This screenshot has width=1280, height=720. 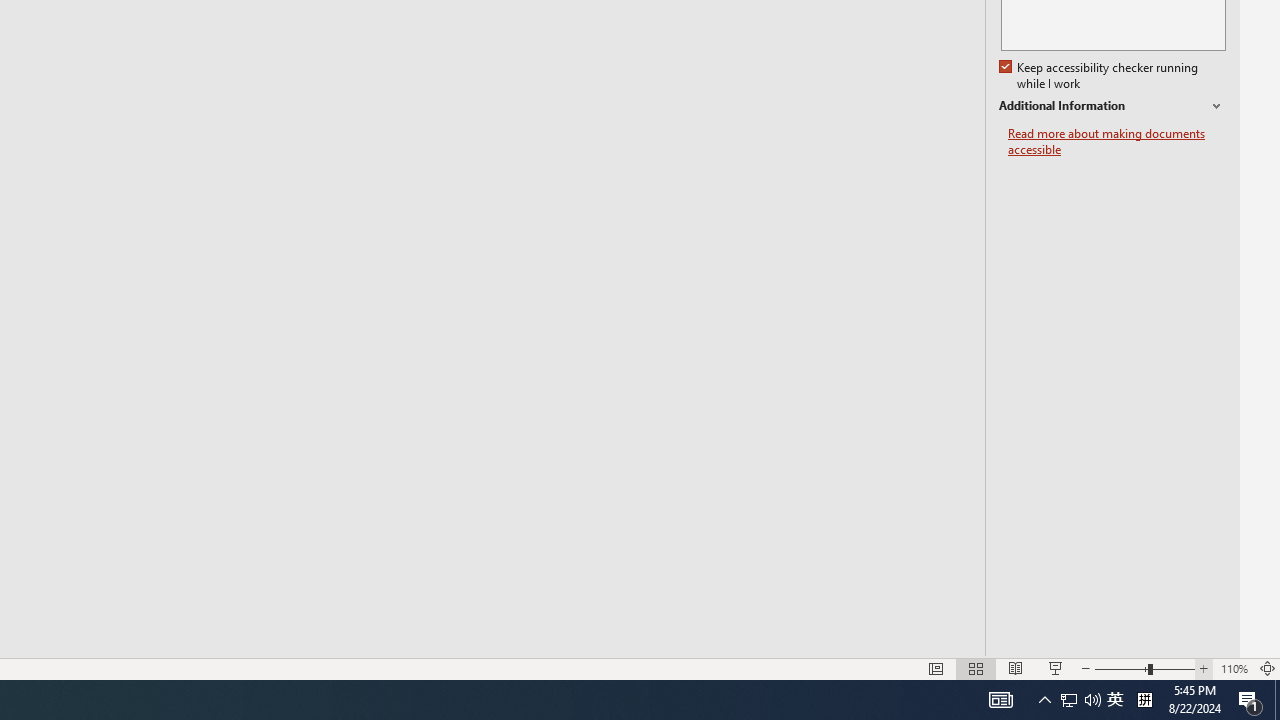 I want to click on 'Zoom to Fit ', so click(x=1266, y=669).